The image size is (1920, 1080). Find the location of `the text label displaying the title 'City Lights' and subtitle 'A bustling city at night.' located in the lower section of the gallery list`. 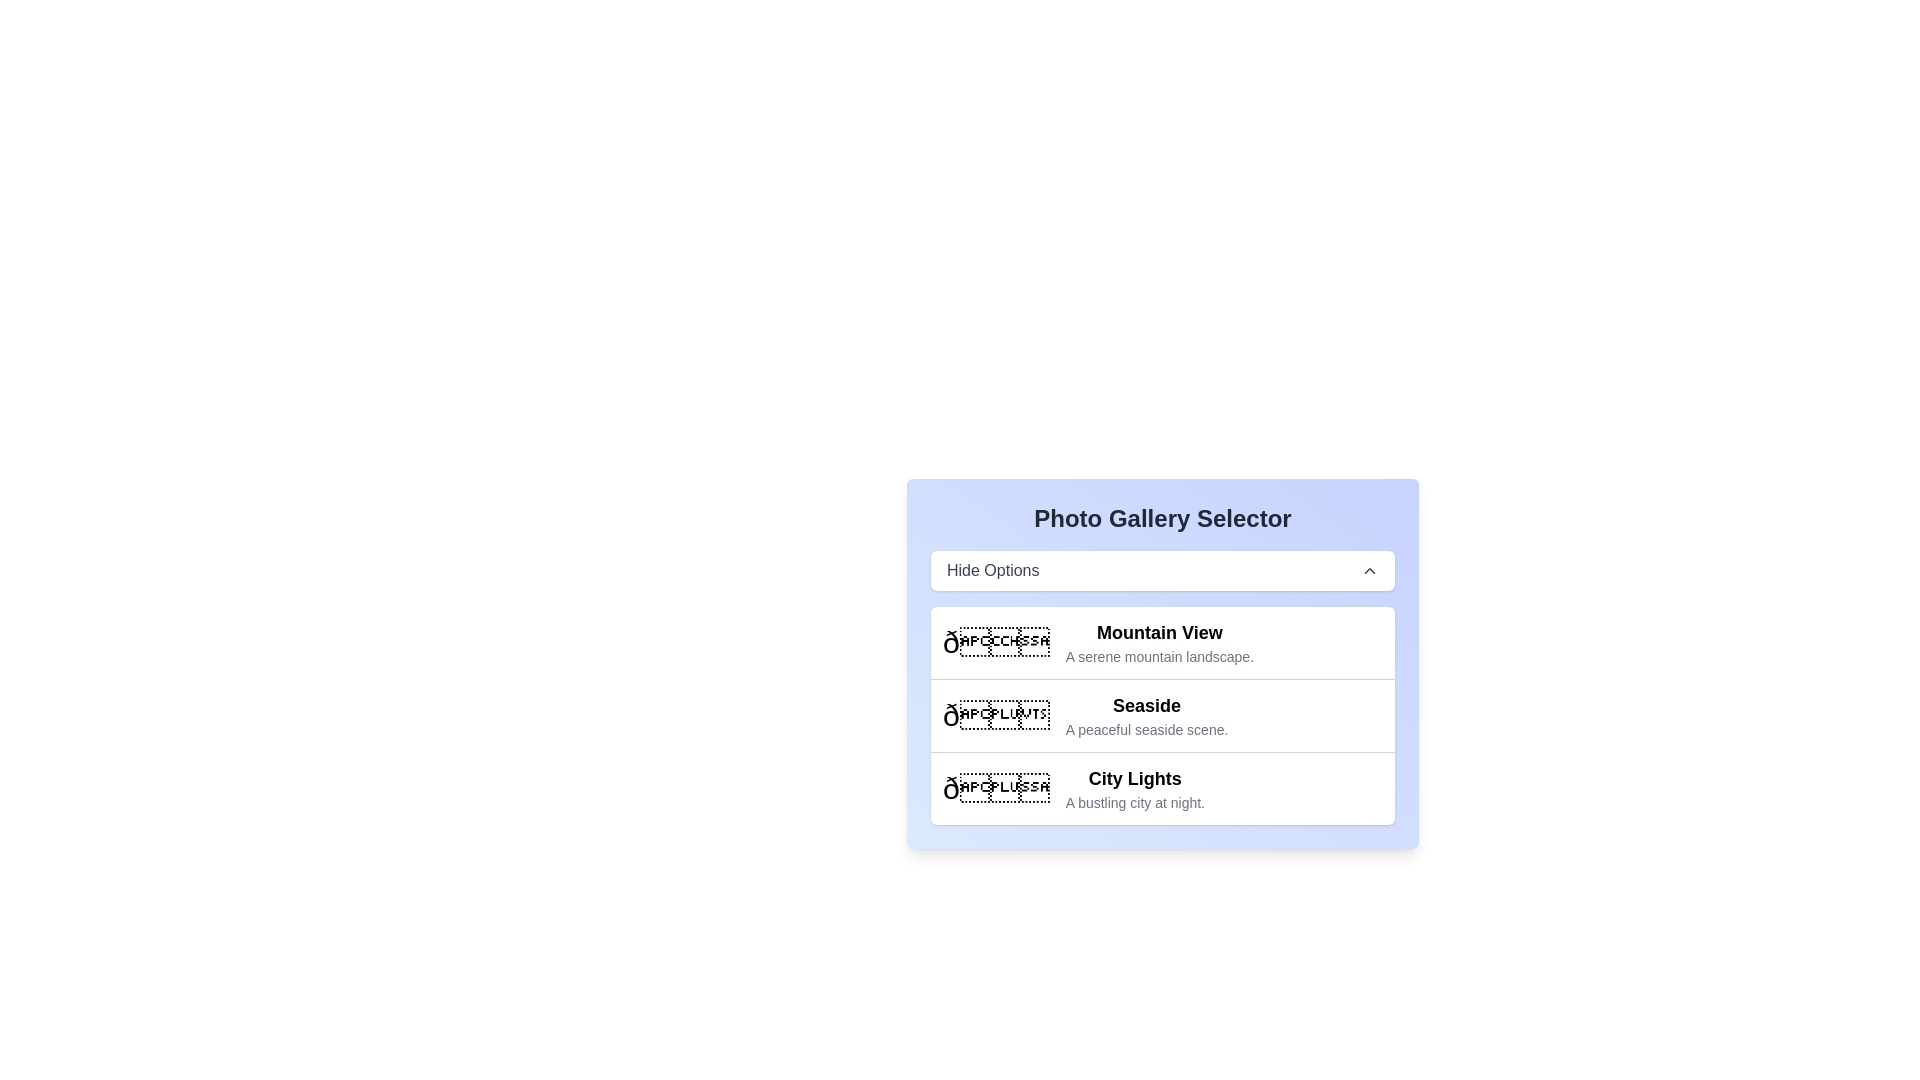

the text label displaying the title 'City Lights' and subtitle 'A bustling city at night.' located in the lower section of the gallery list is located at coordinates (1135, 788).